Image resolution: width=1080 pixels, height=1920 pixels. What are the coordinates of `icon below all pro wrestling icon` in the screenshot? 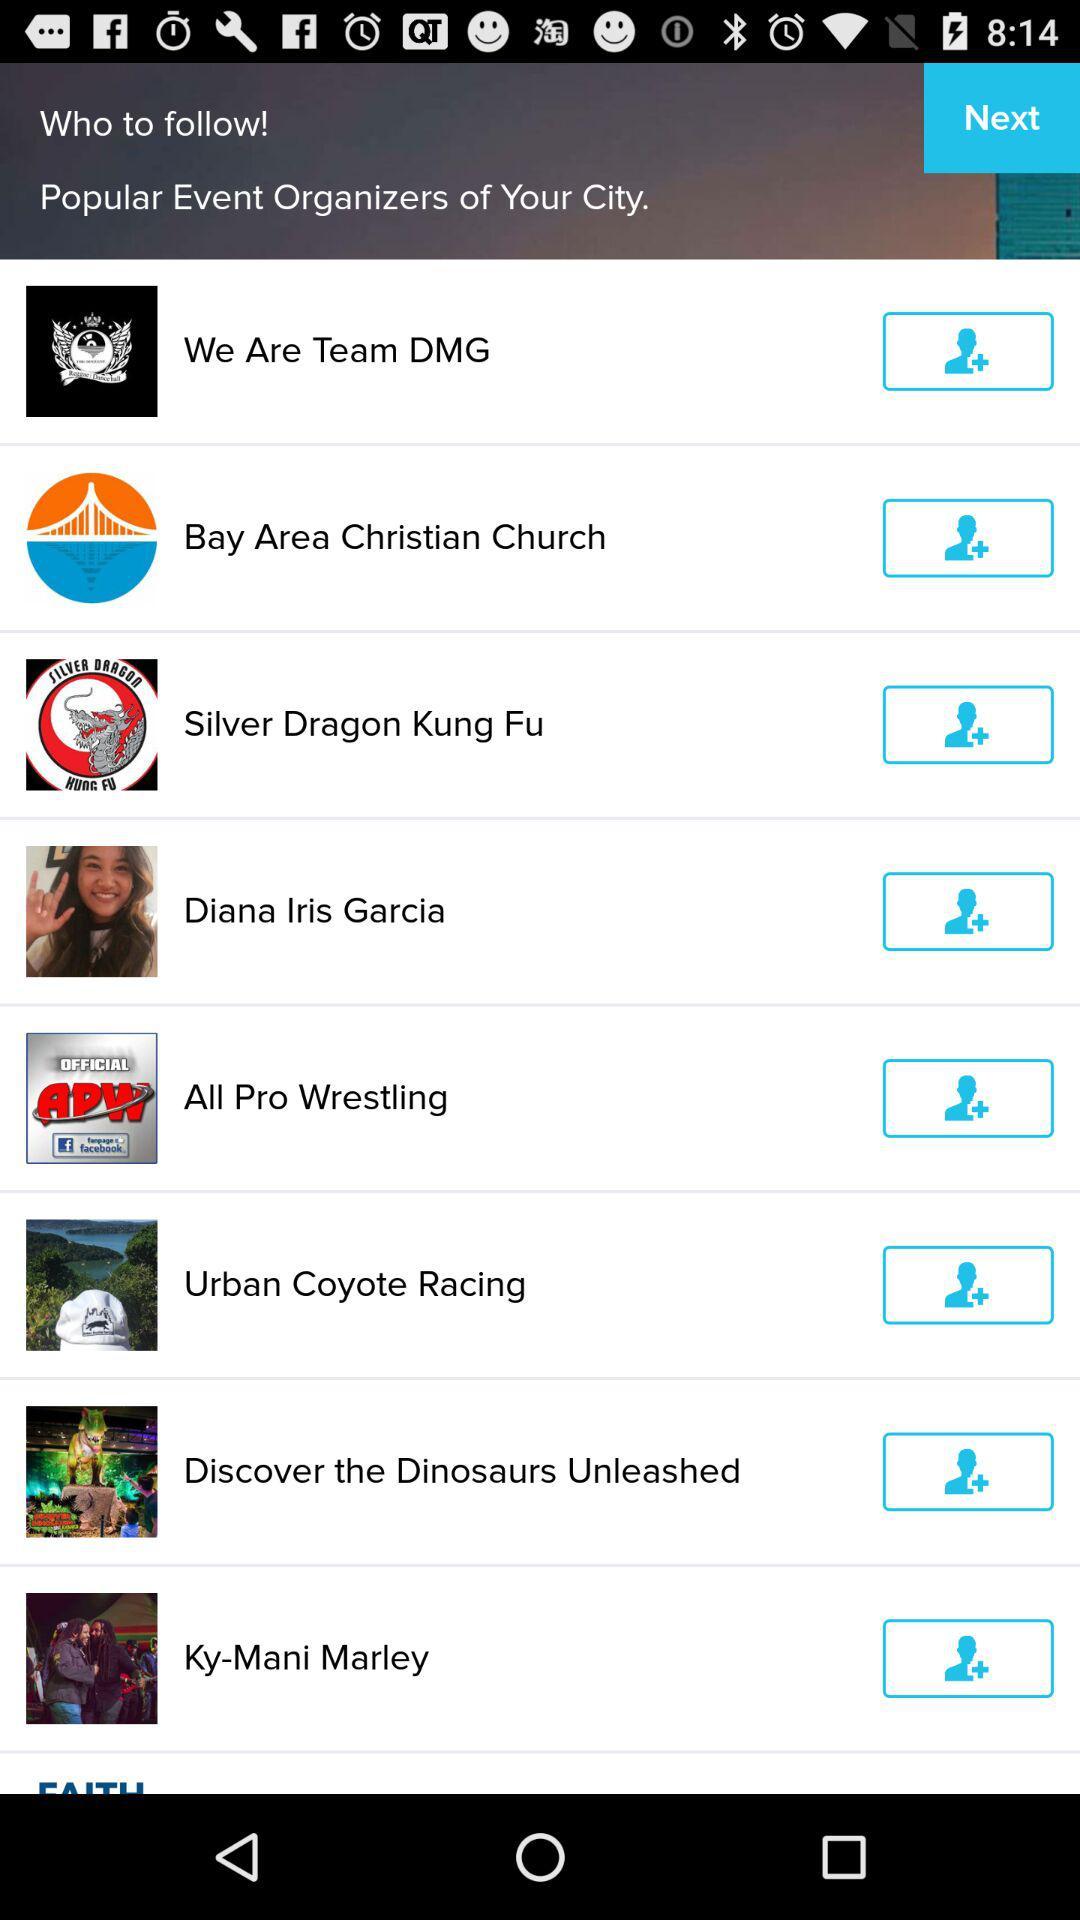 It's located at (519, 1284).